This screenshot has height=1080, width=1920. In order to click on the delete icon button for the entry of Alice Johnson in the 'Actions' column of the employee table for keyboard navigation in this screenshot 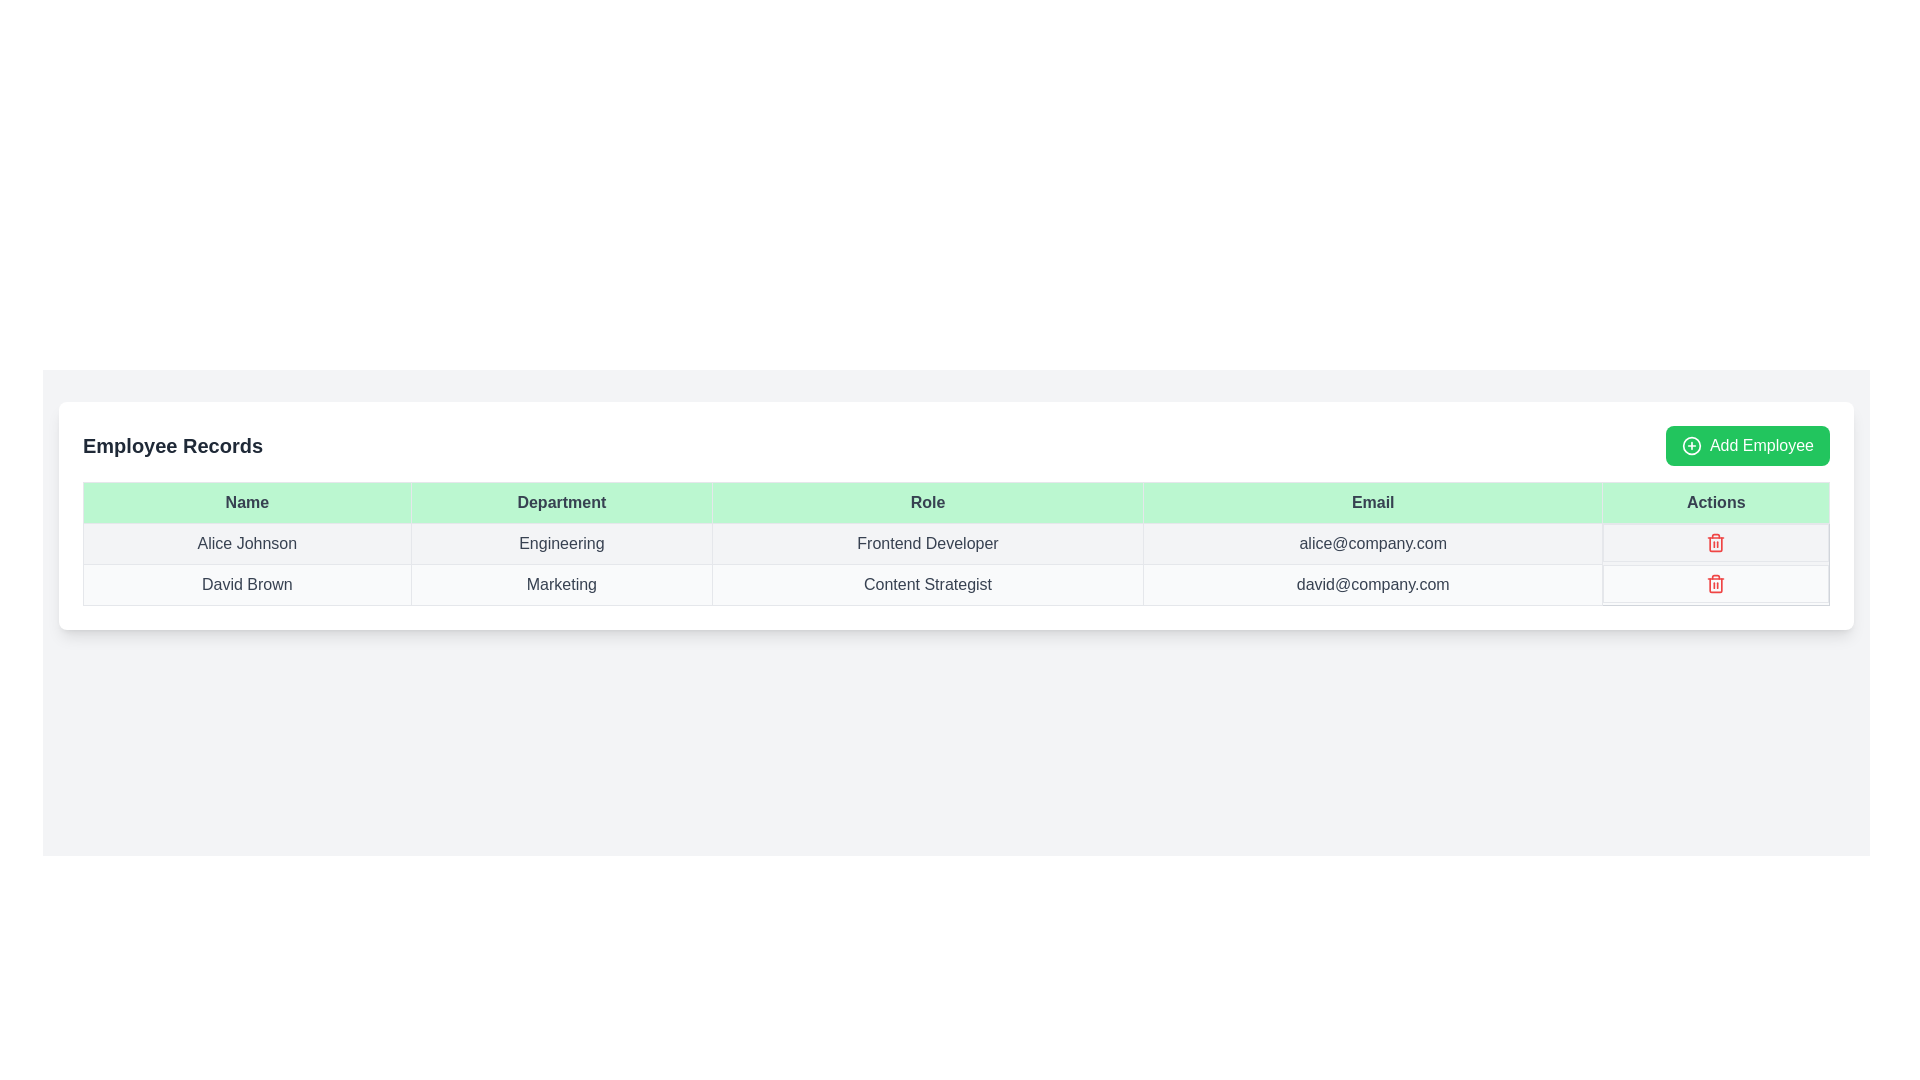, I will do `click(1715, 543)`.